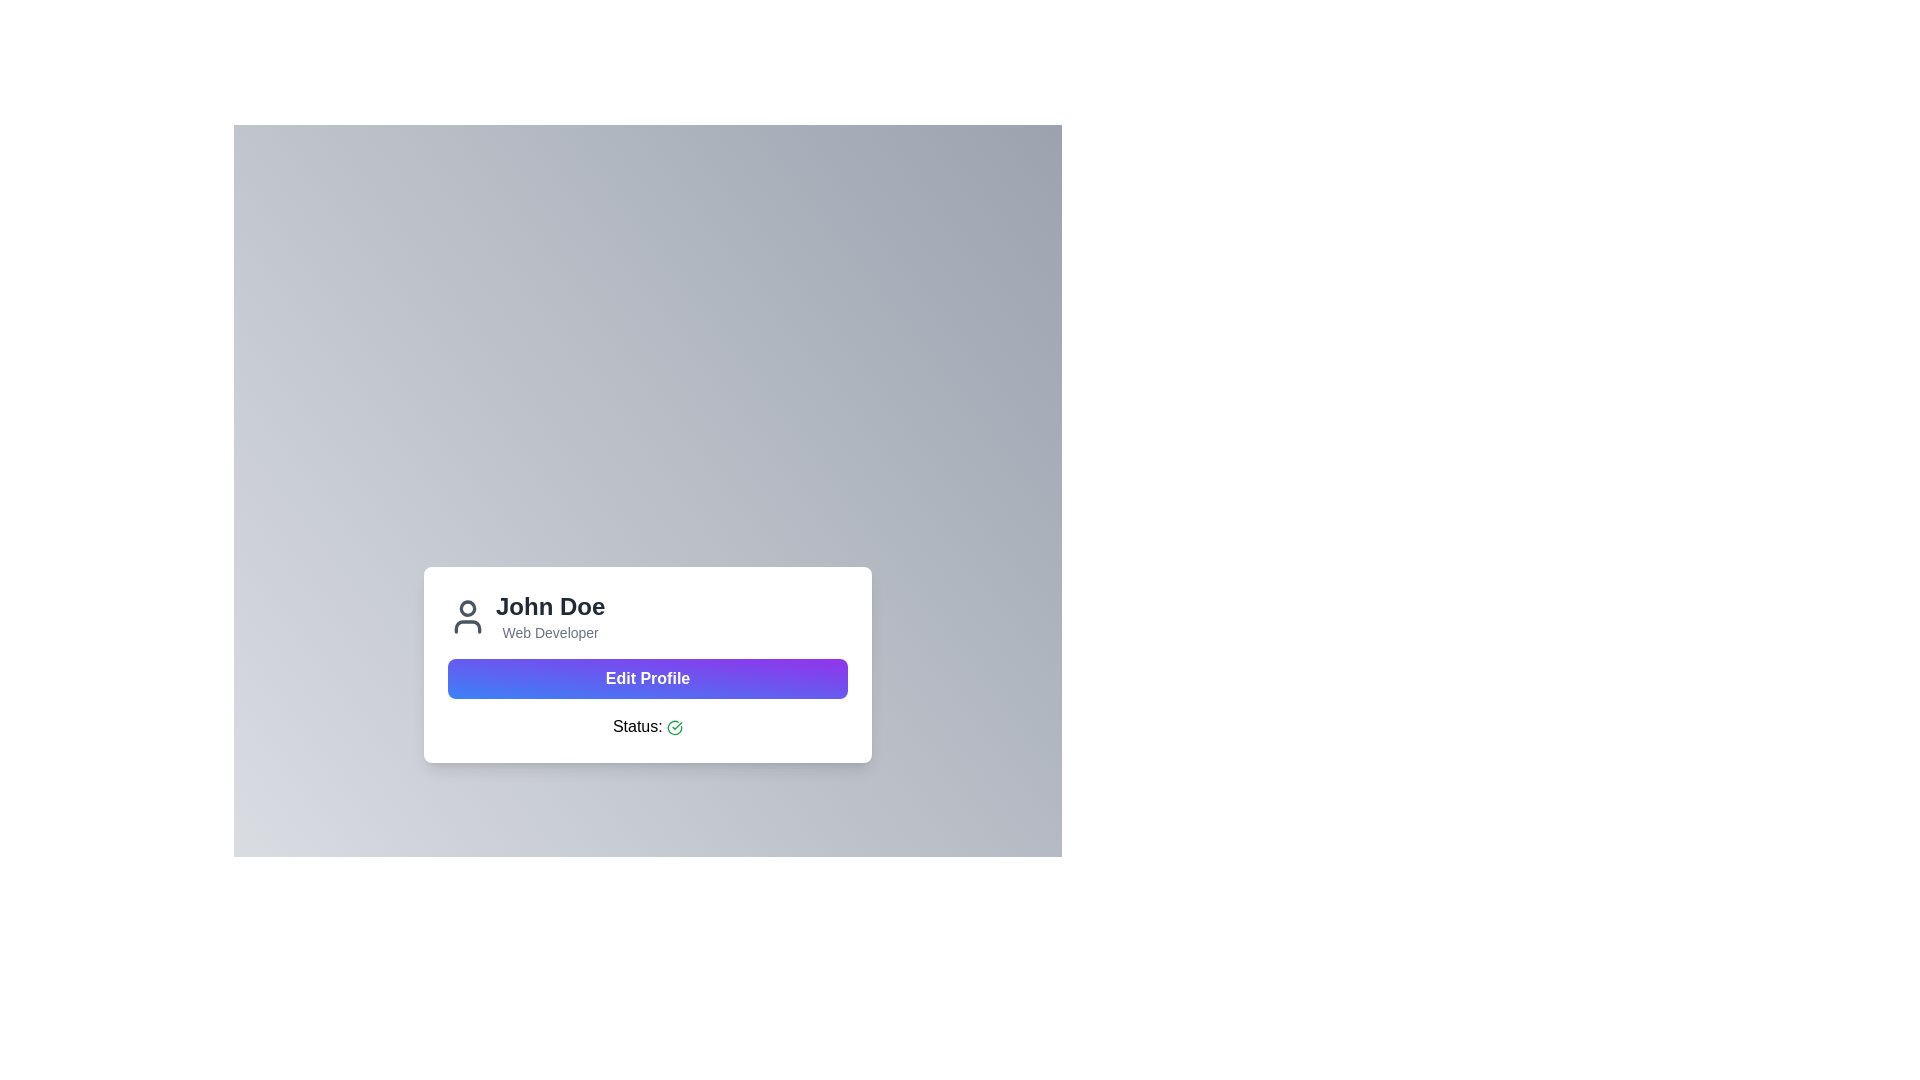 This screenshot has width=1920, height=1080. What do you see at coordinates (550, 605) in the screenshot?
I see `text from the bold text label displaying 'John Doe' situated at the top of the card-like structure` at bounding box center [550, 605].